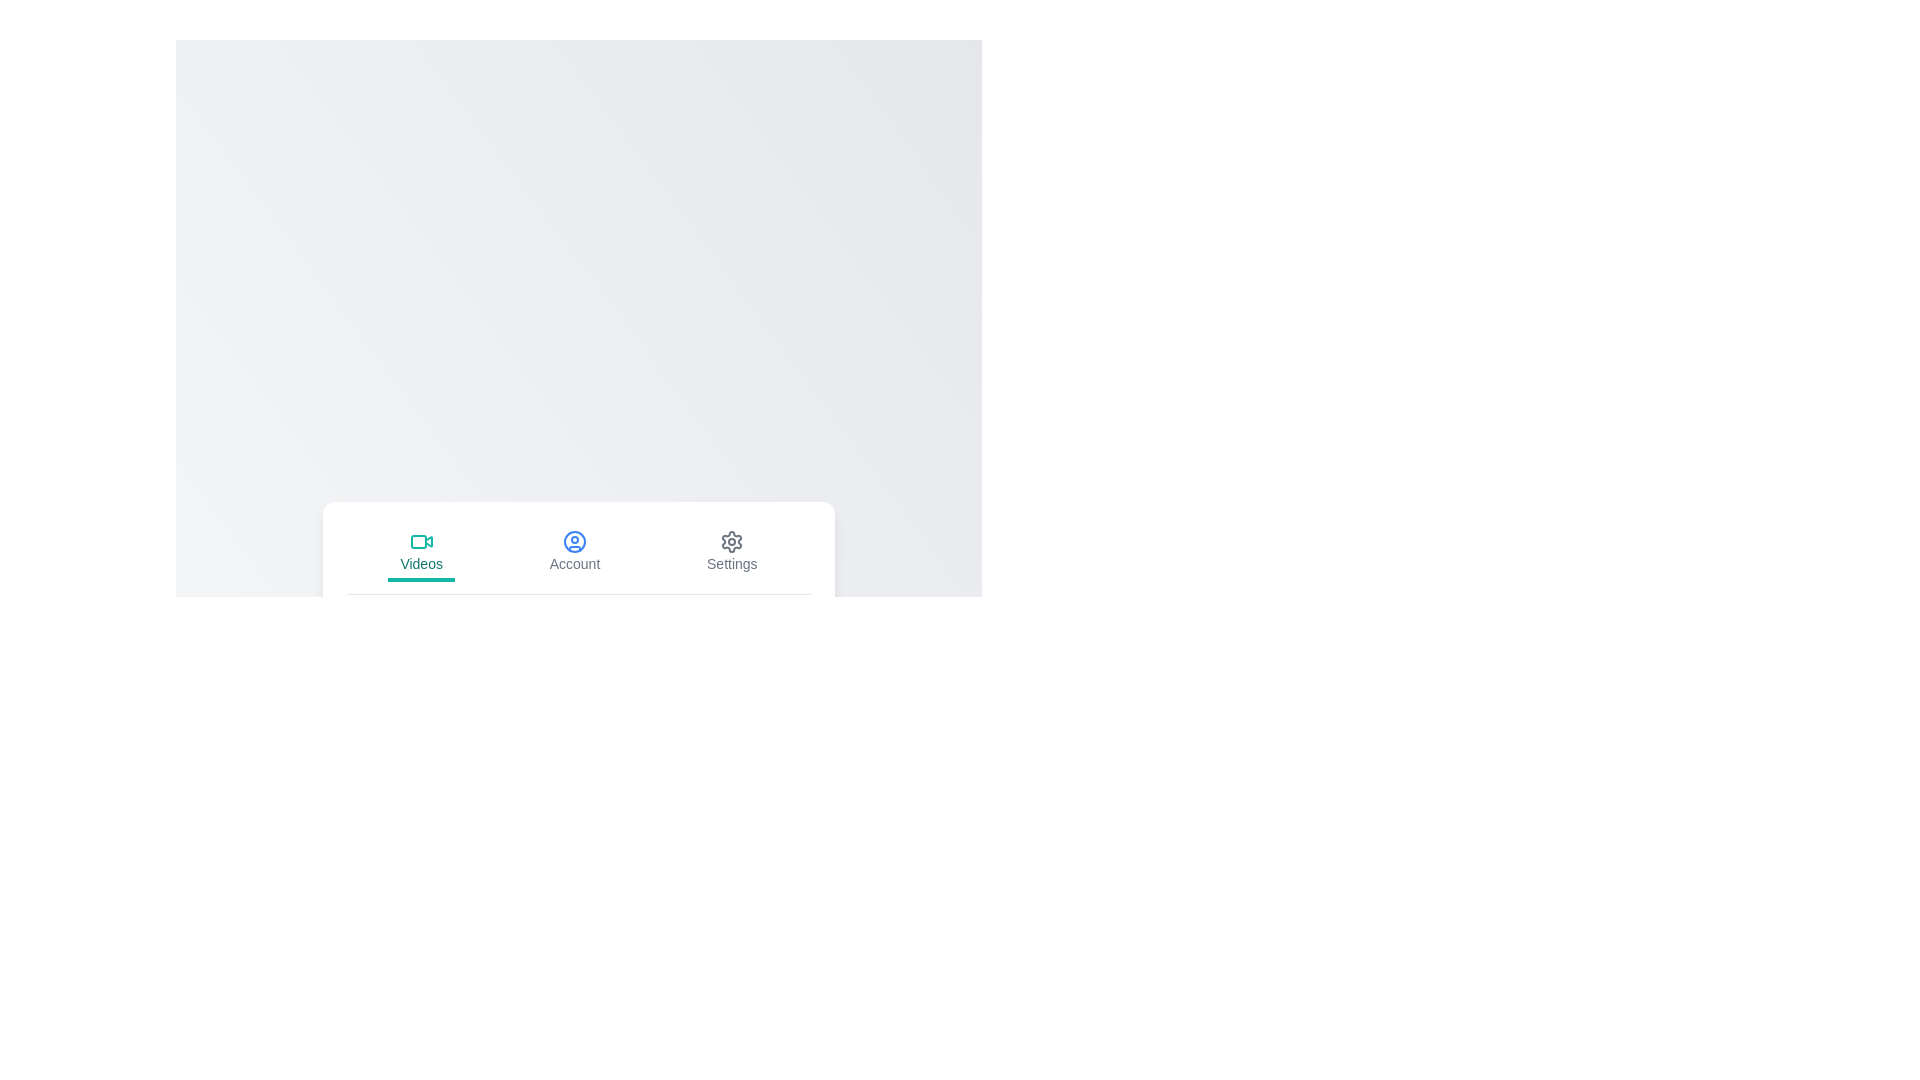  Describe the element at coordinates (731, 553) in the screenshot. I see `the Settings tab by clicking on its button` at that location.